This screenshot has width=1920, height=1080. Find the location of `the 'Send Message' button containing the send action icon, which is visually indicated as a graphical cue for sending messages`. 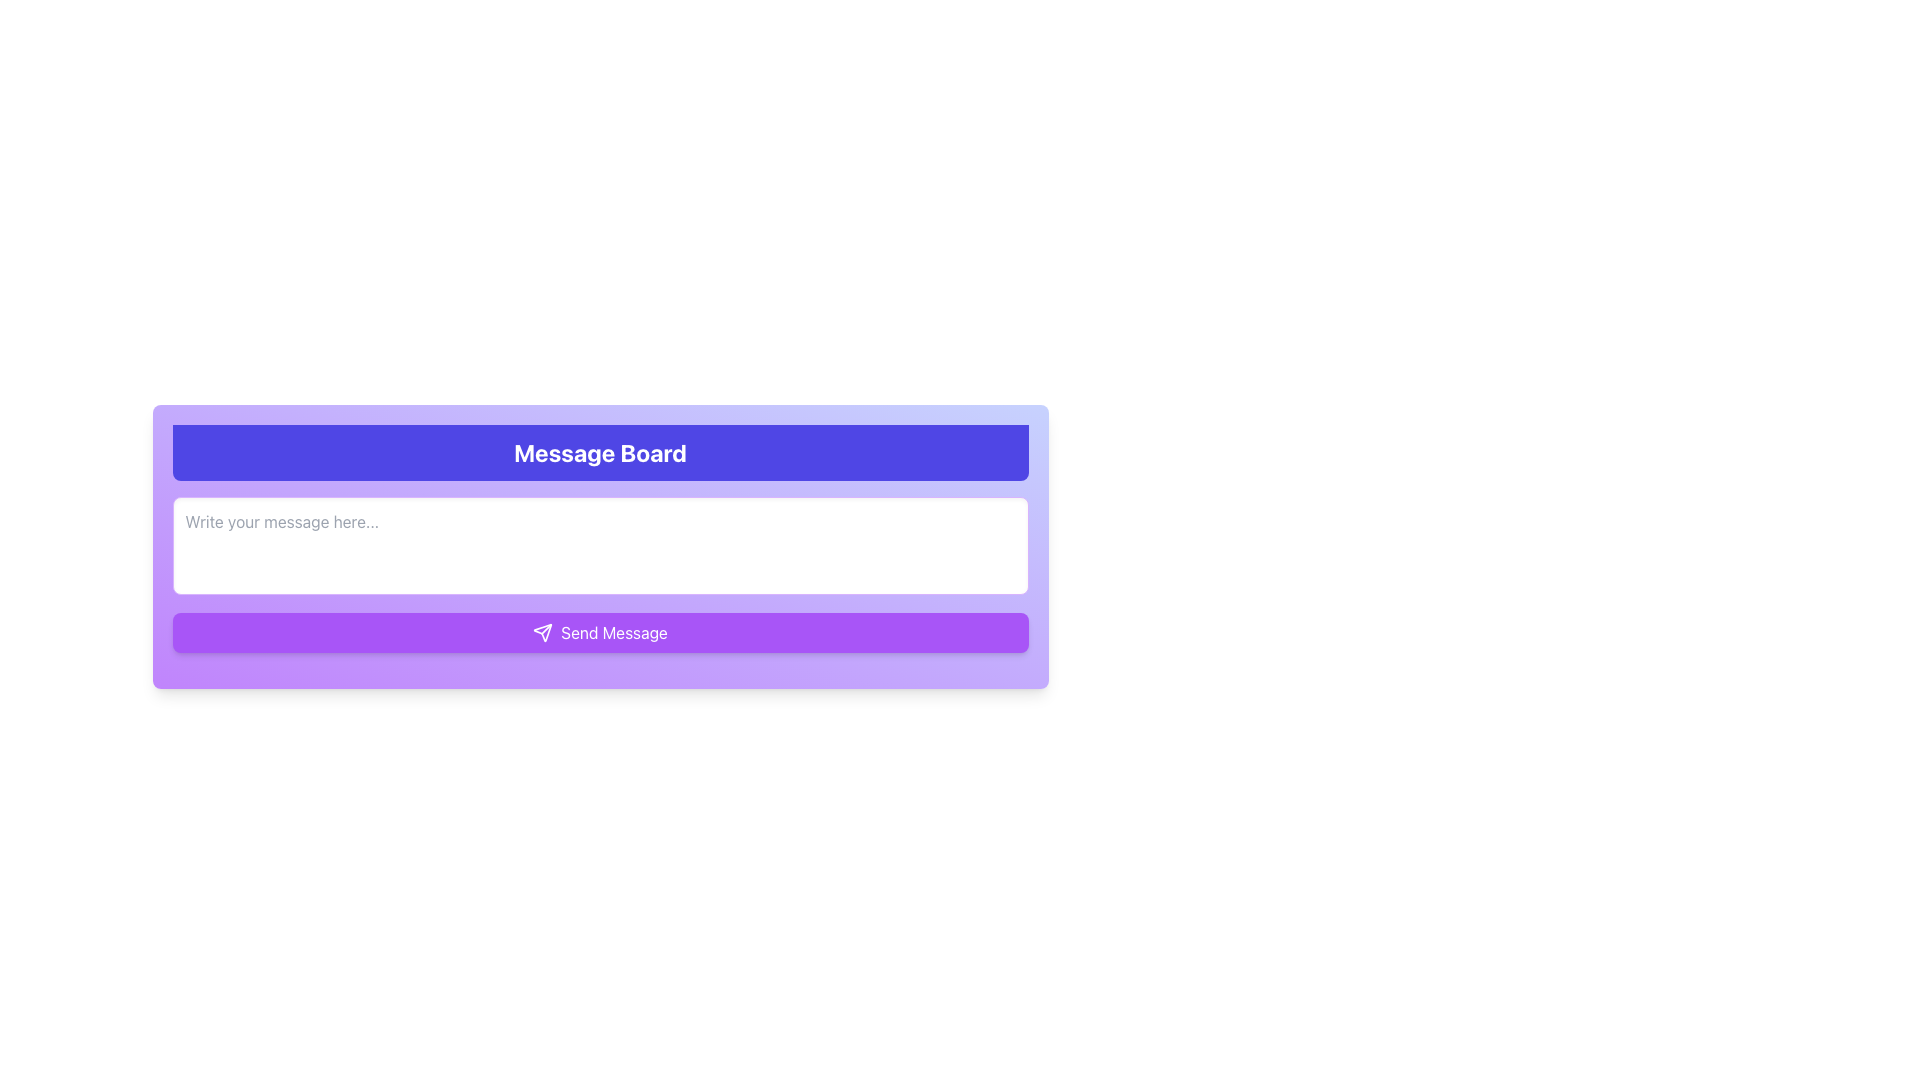

the 'Send Message' button containing the send action icon, which is visually indicated as a graphical cue for sending messages is located at coordinates (543, 632).